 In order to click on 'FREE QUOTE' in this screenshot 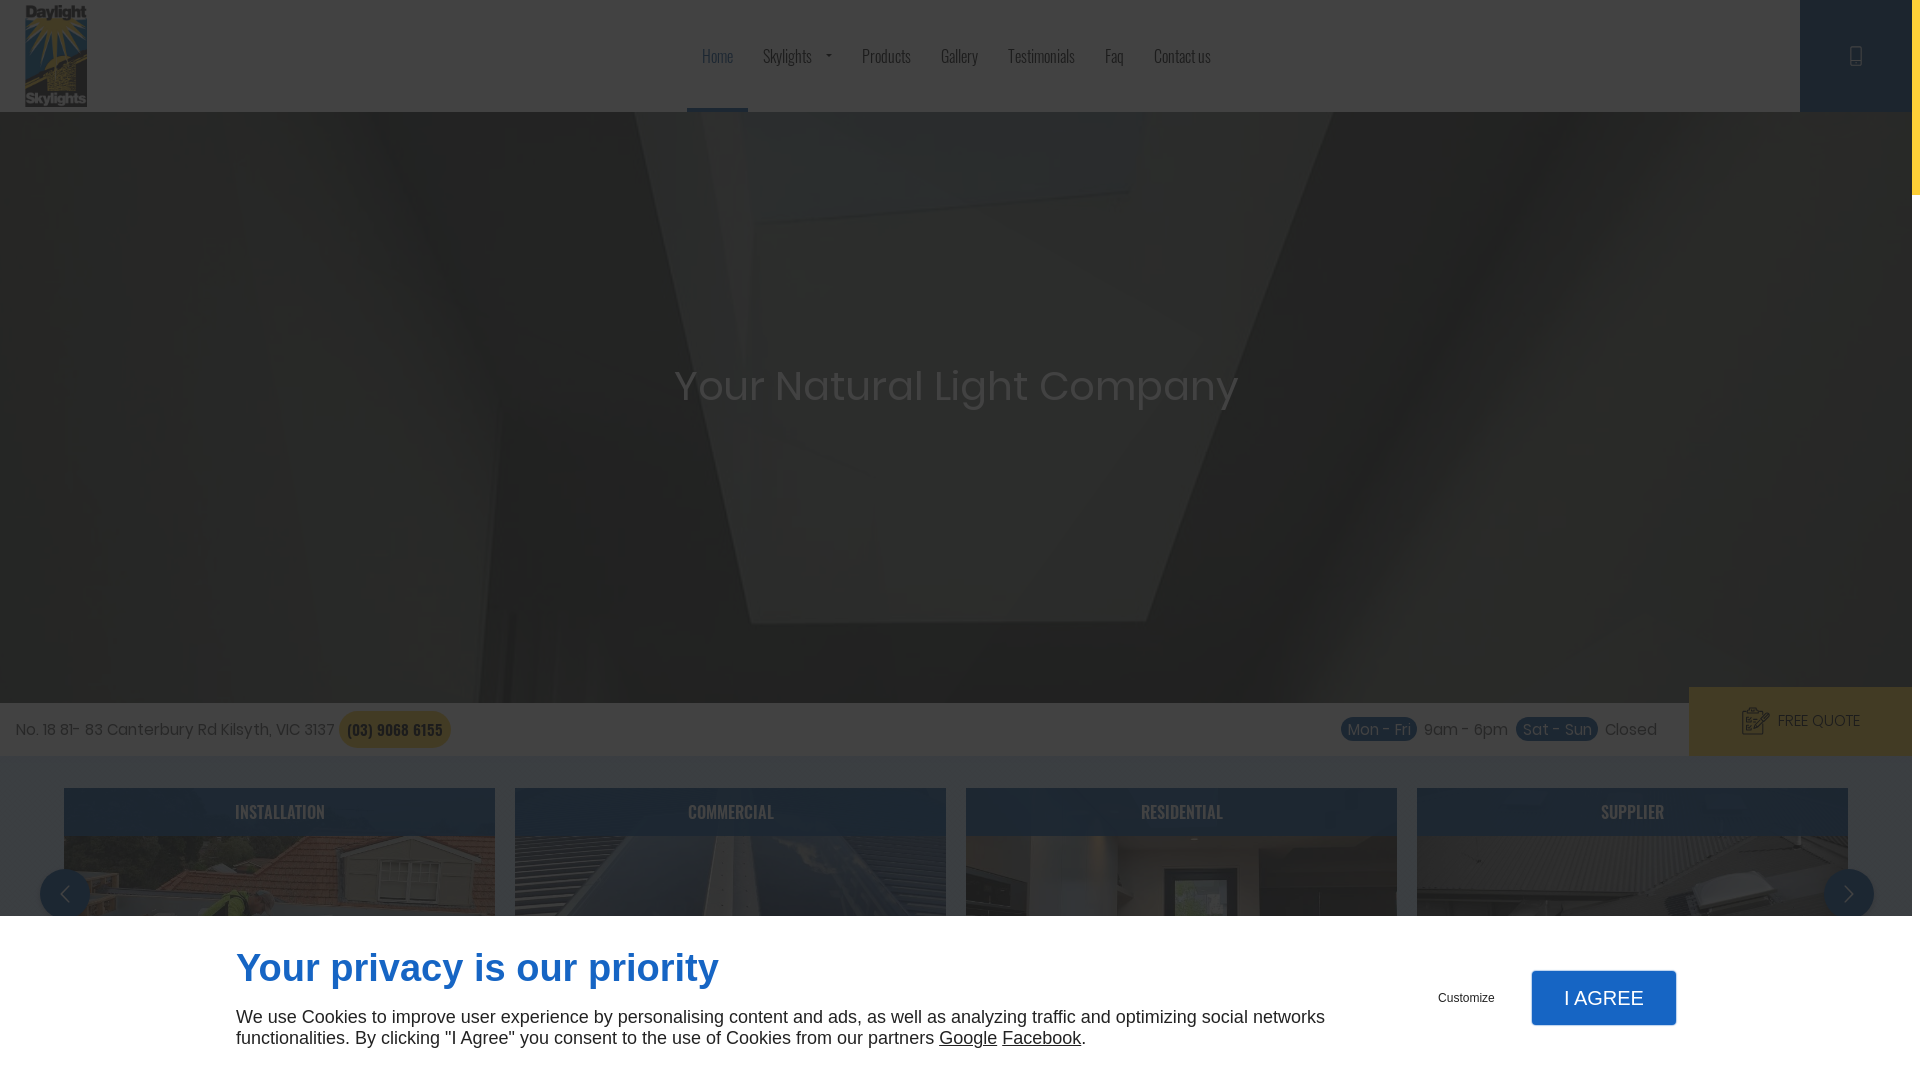, I will do `click(1800, 721)`.